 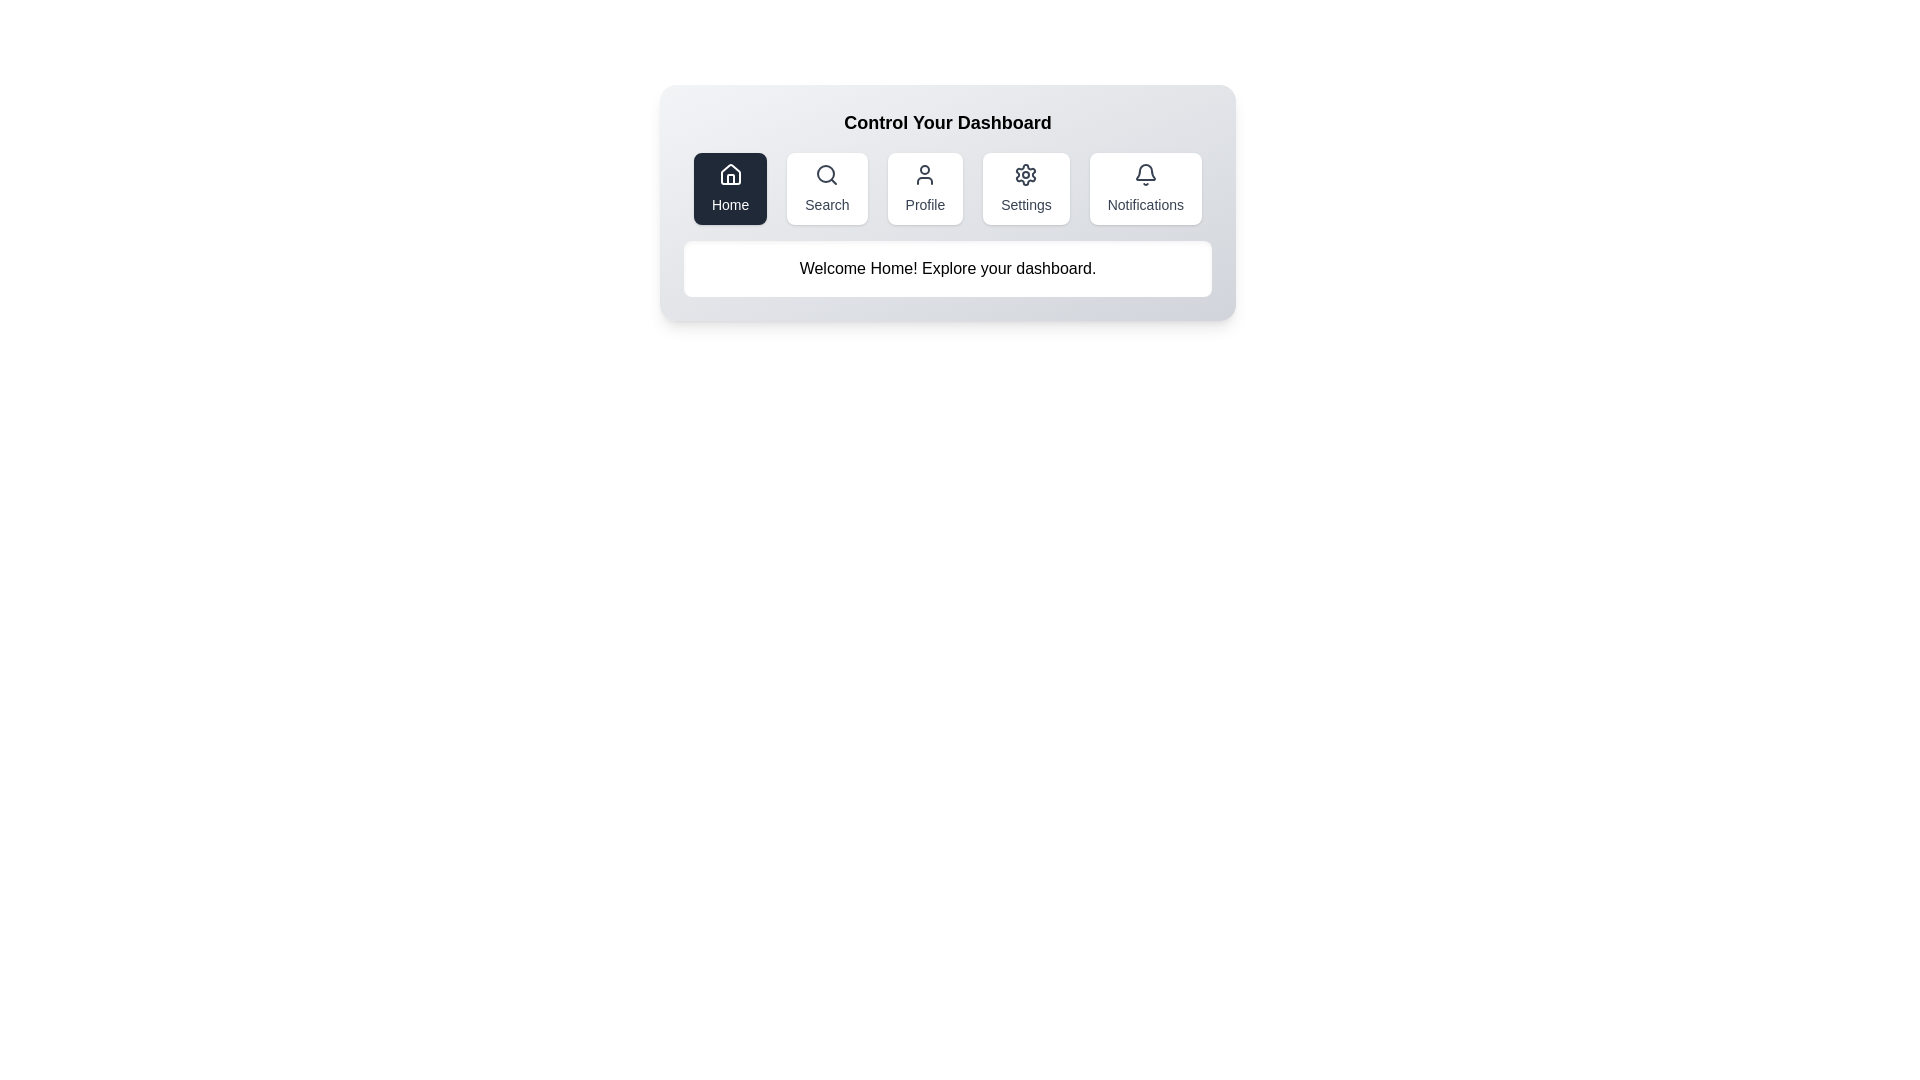 What do you see at coordinates (1026, 204) in the screenshot?
I see `text label indicating the purpose of the 'Settings' button located in the navigation panel, which is positioned beneath a gear-shaped icon` at bounding box center [1026, 204].